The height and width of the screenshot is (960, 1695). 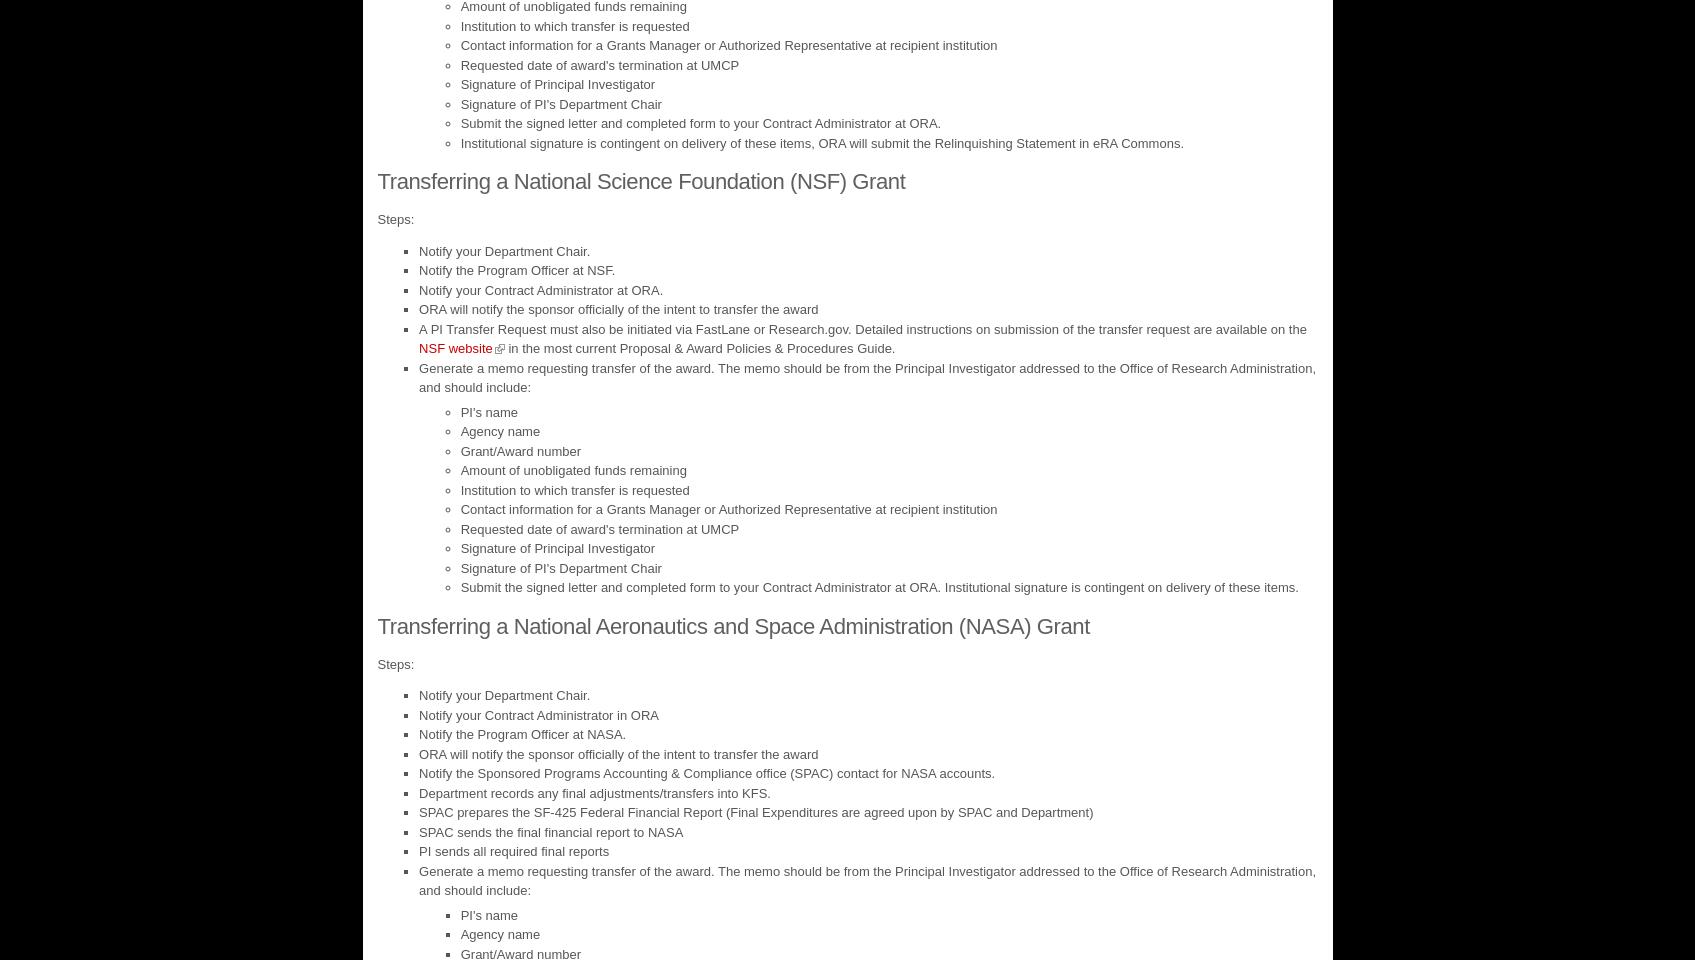 What do you see at coordinates (541, 288) in the screenshot?
I see `'Notify your Contract Administrator at ORA.'` at bounding box center [541, 288].